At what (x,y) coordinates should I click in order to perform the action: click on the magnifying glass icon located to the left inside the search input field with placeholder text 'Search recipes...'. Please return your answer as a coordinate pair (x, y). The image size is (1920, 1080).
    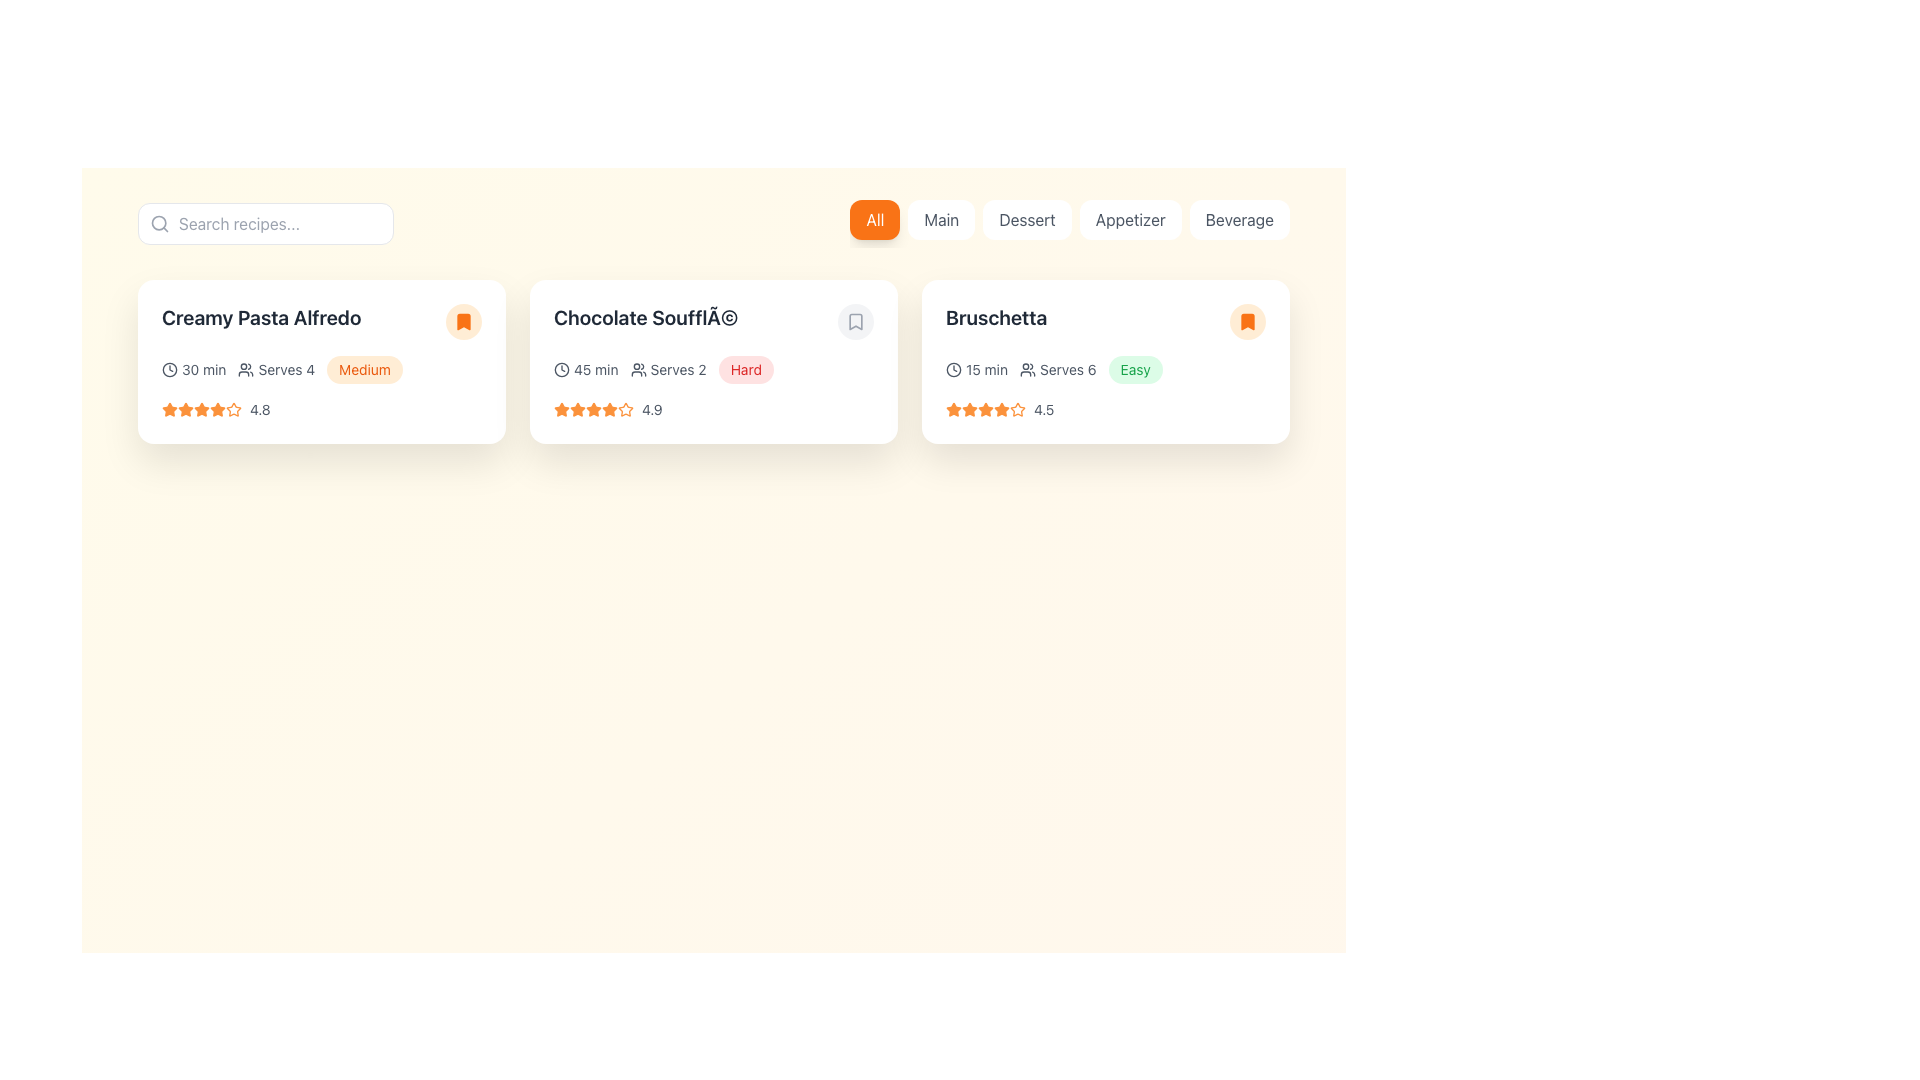
    Looking at the image, I should click on (158, 223).